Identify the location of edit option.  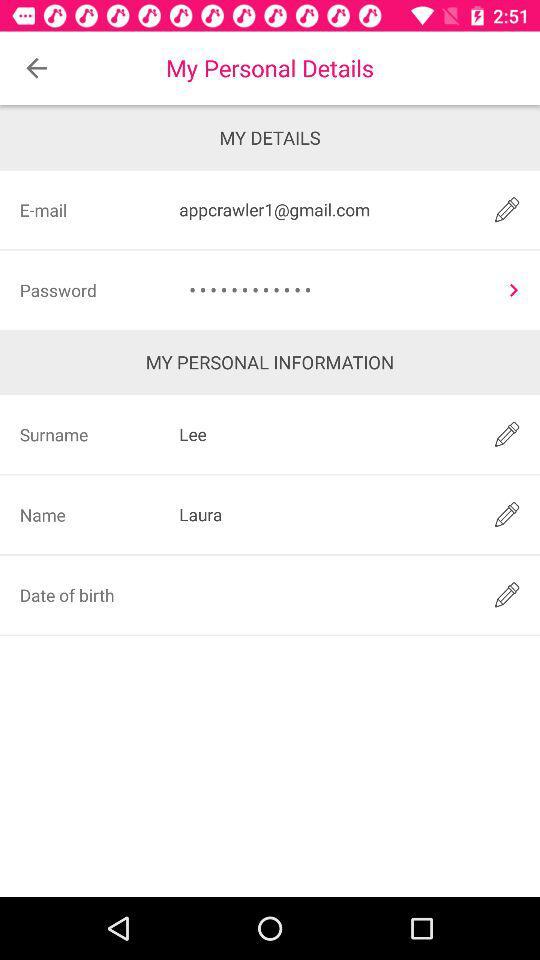
(507, 434).